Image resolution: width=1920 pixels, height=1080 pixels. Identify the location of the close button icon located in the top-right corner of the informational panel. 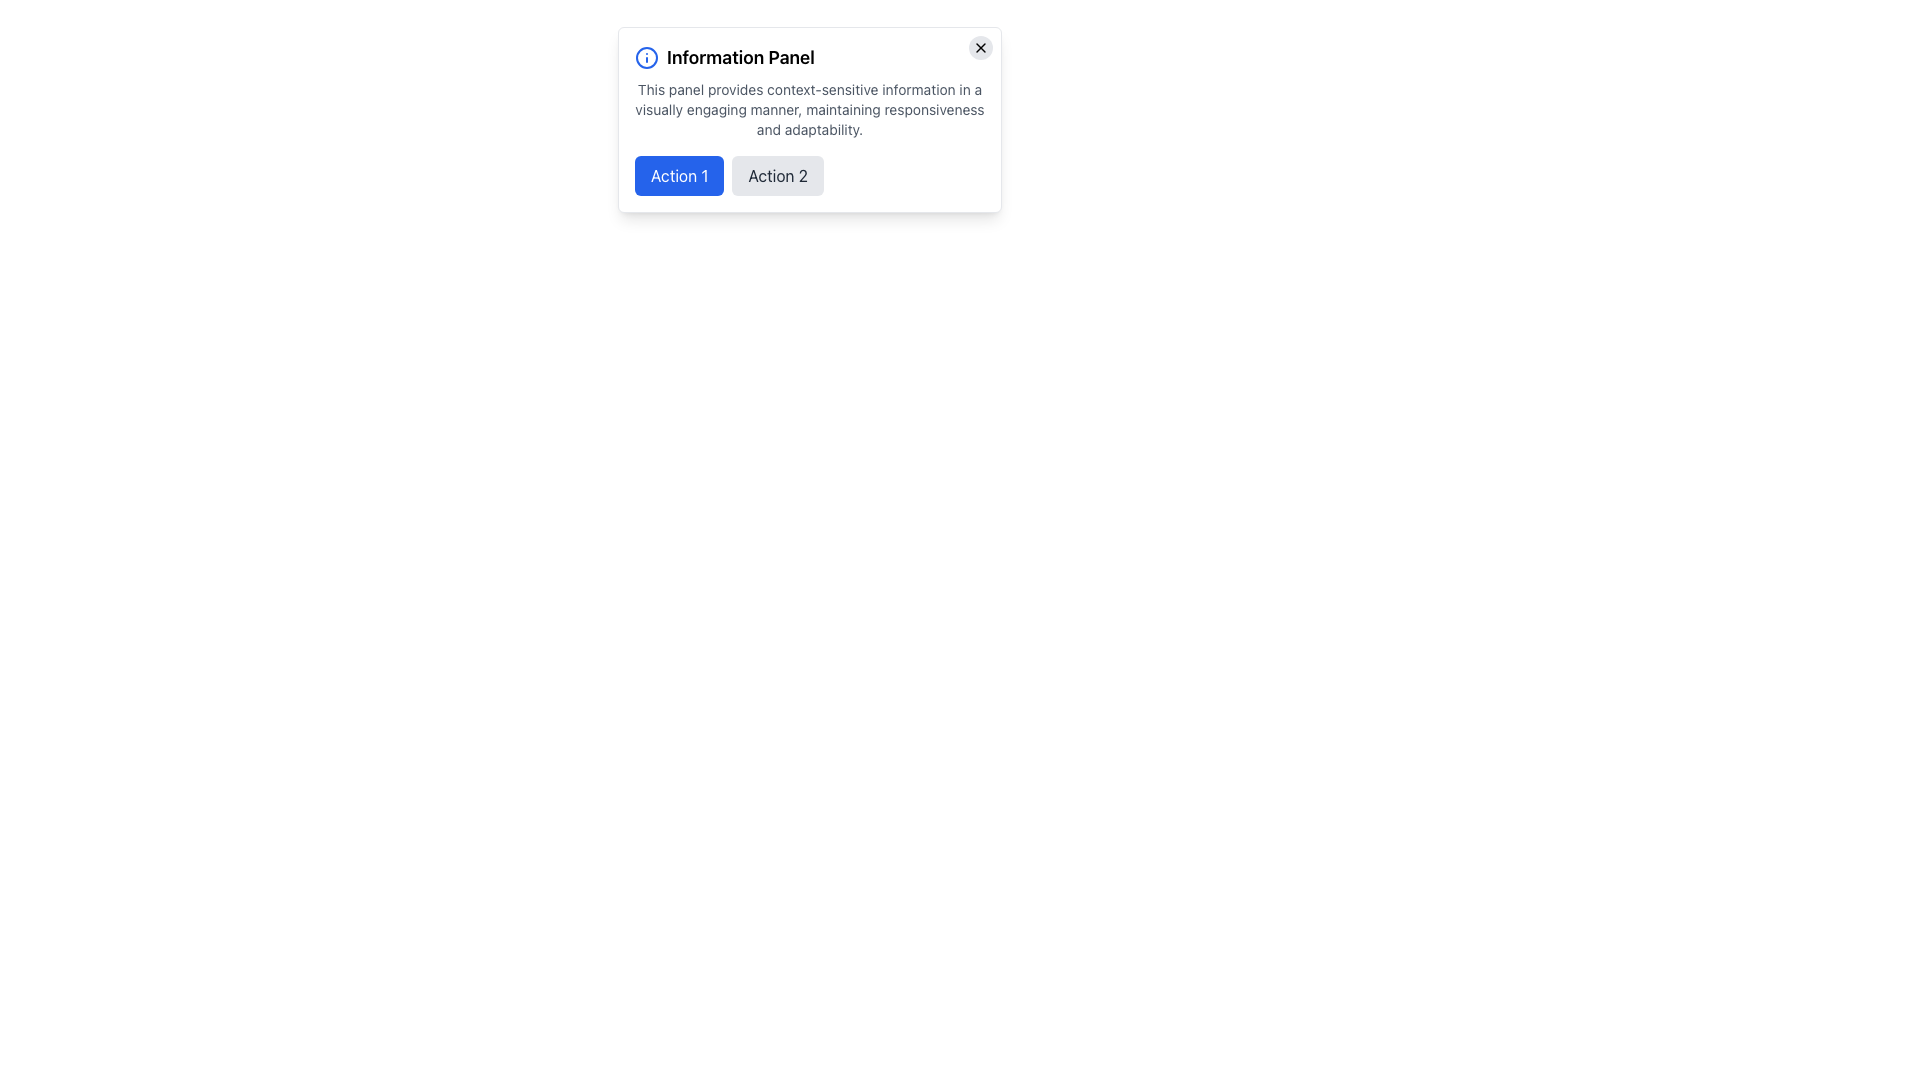
(980, 46).